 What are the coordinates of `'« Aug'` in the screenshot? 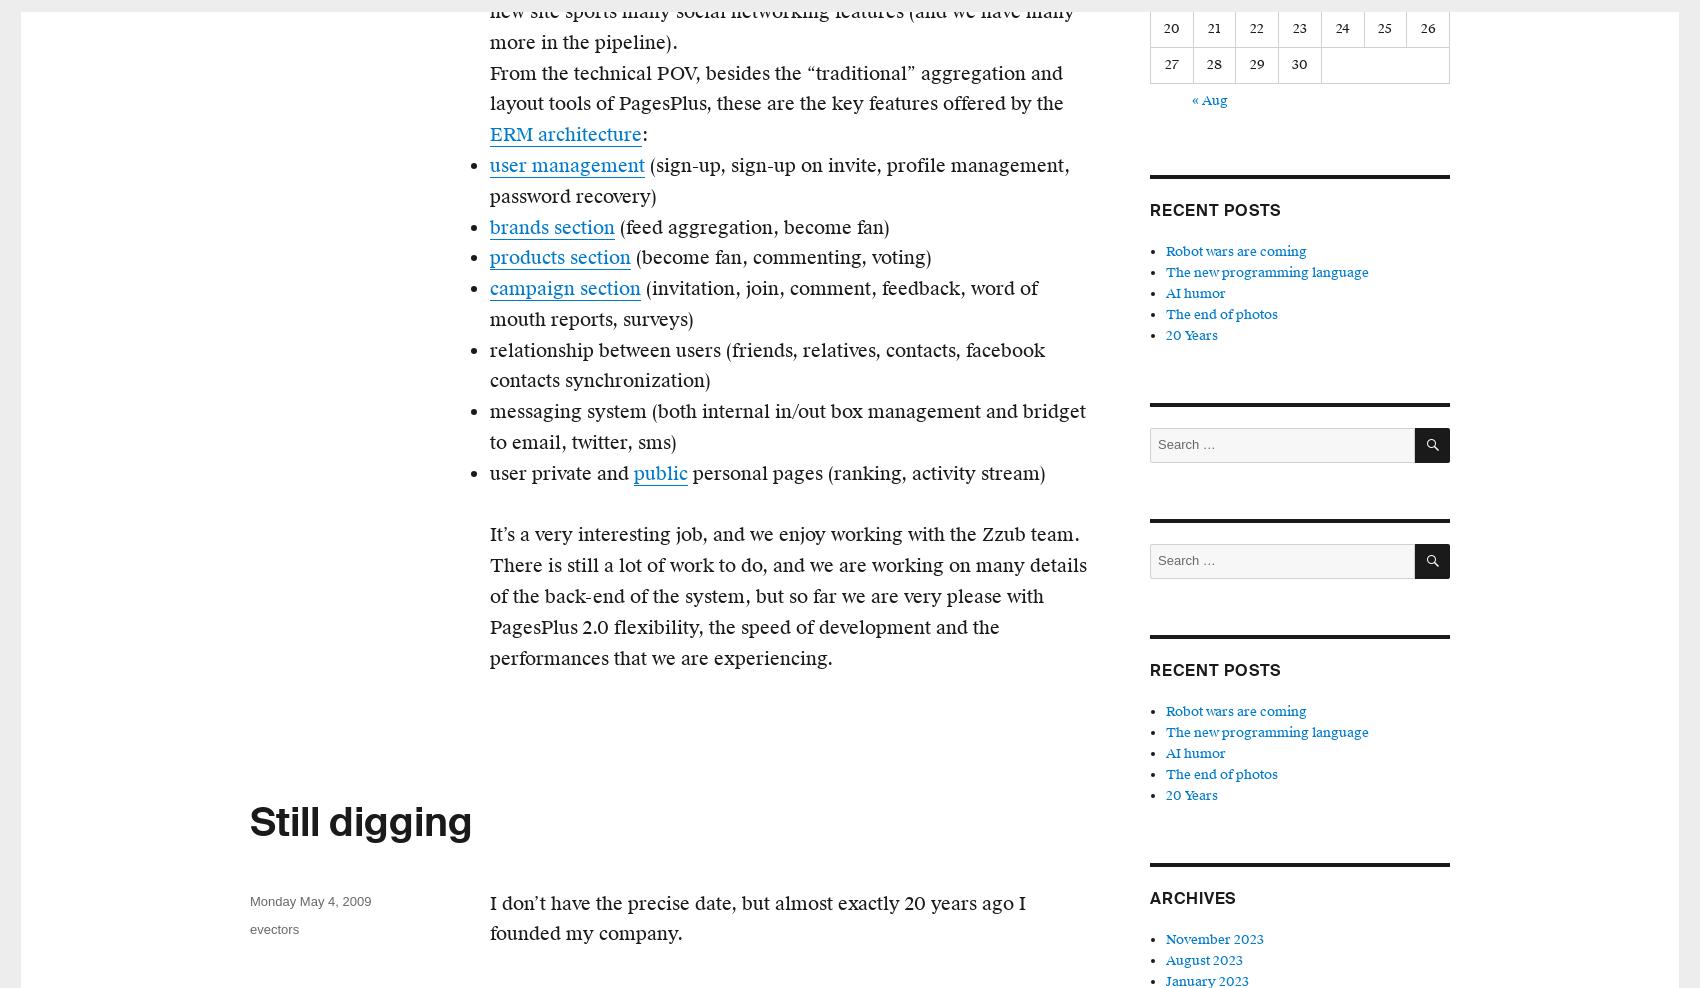 It's located at (1191, 100).